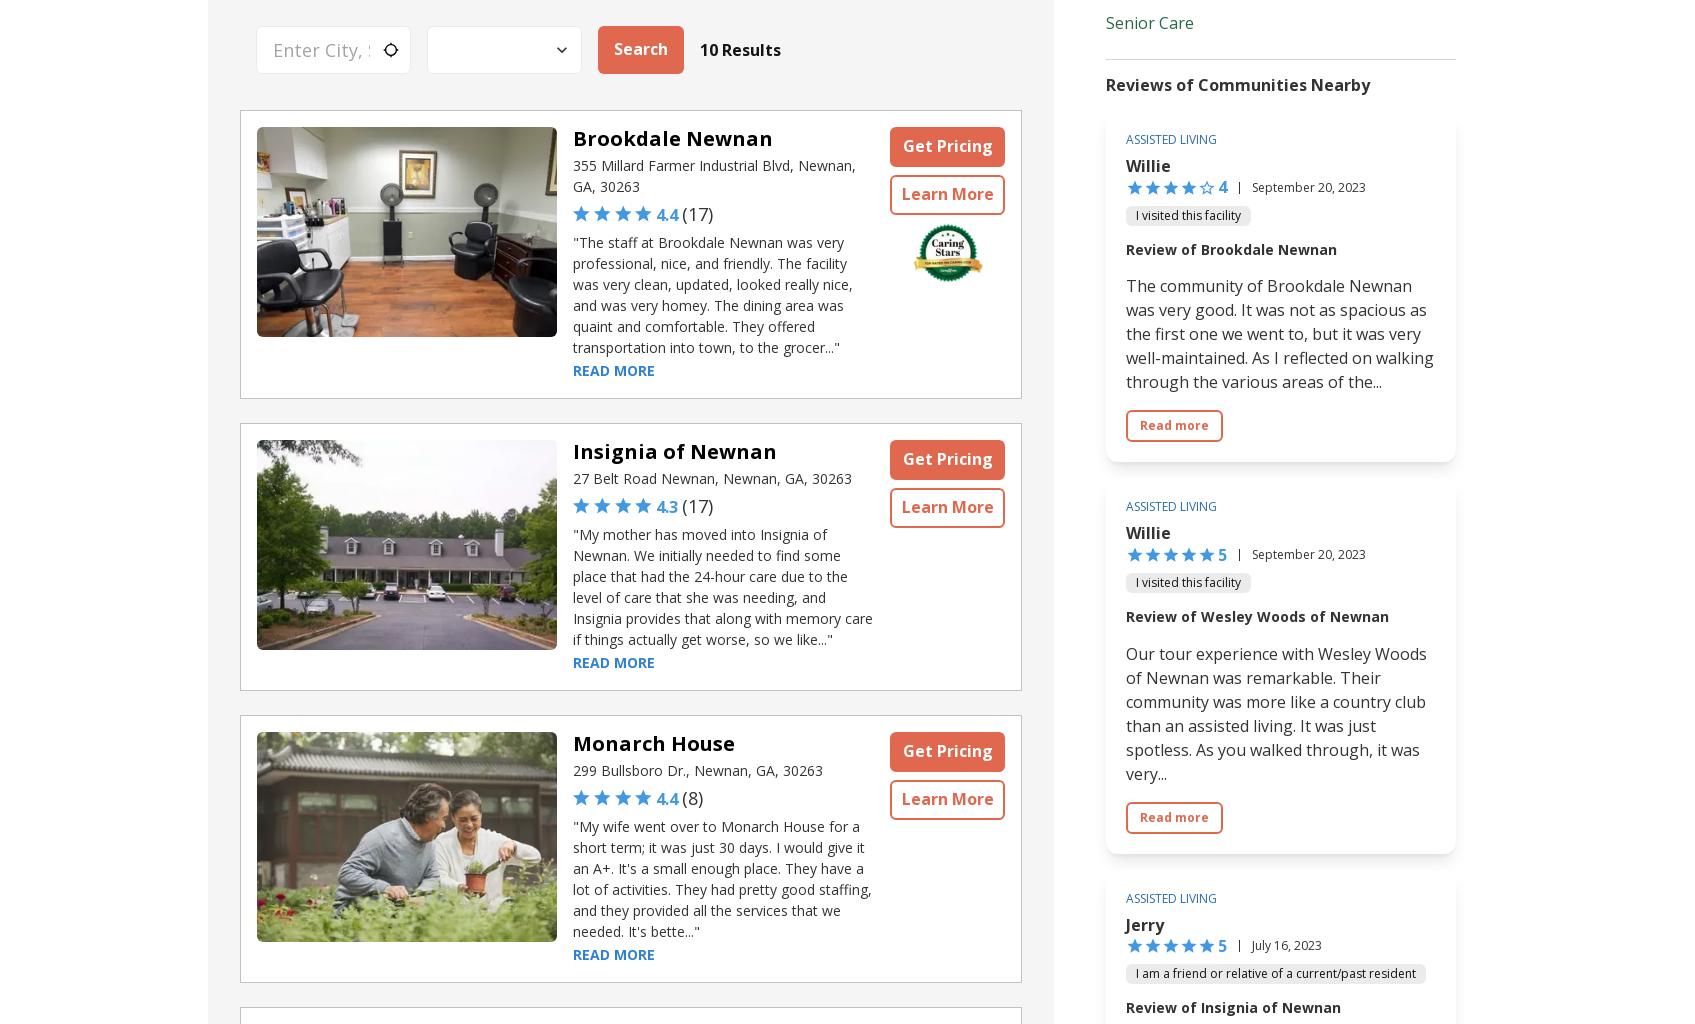  What do you see at coordinates (698, 770) in the screenshot?
I see `'299 Bullsboro Dr., Newnan, GA, 30263'` at bounding box center [698, 770].